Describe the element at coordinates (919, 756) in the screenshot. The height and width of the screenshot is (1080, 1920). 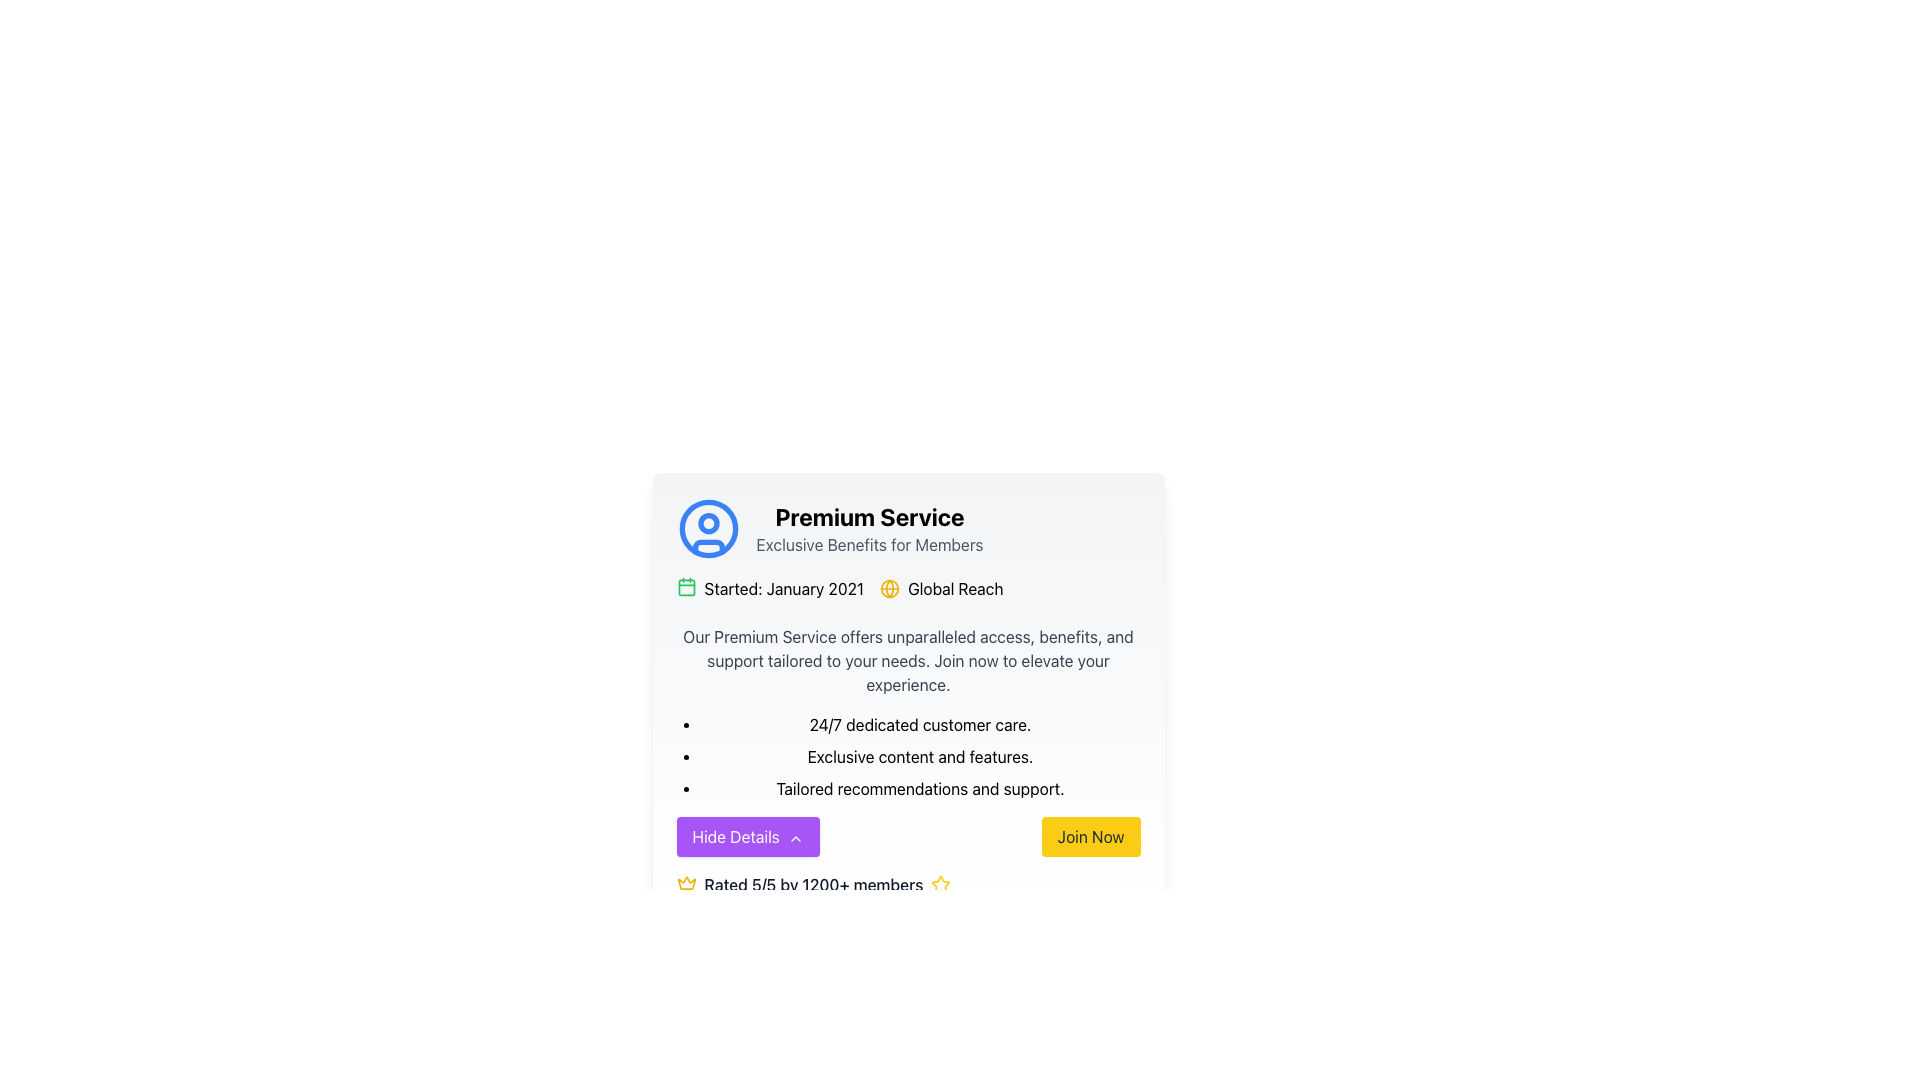
I see `the list that provides information about the benefits of the Premium Service, located in the lower half of the section, just above the 'Hide Details' and 'Join Now' buttons` at that location.